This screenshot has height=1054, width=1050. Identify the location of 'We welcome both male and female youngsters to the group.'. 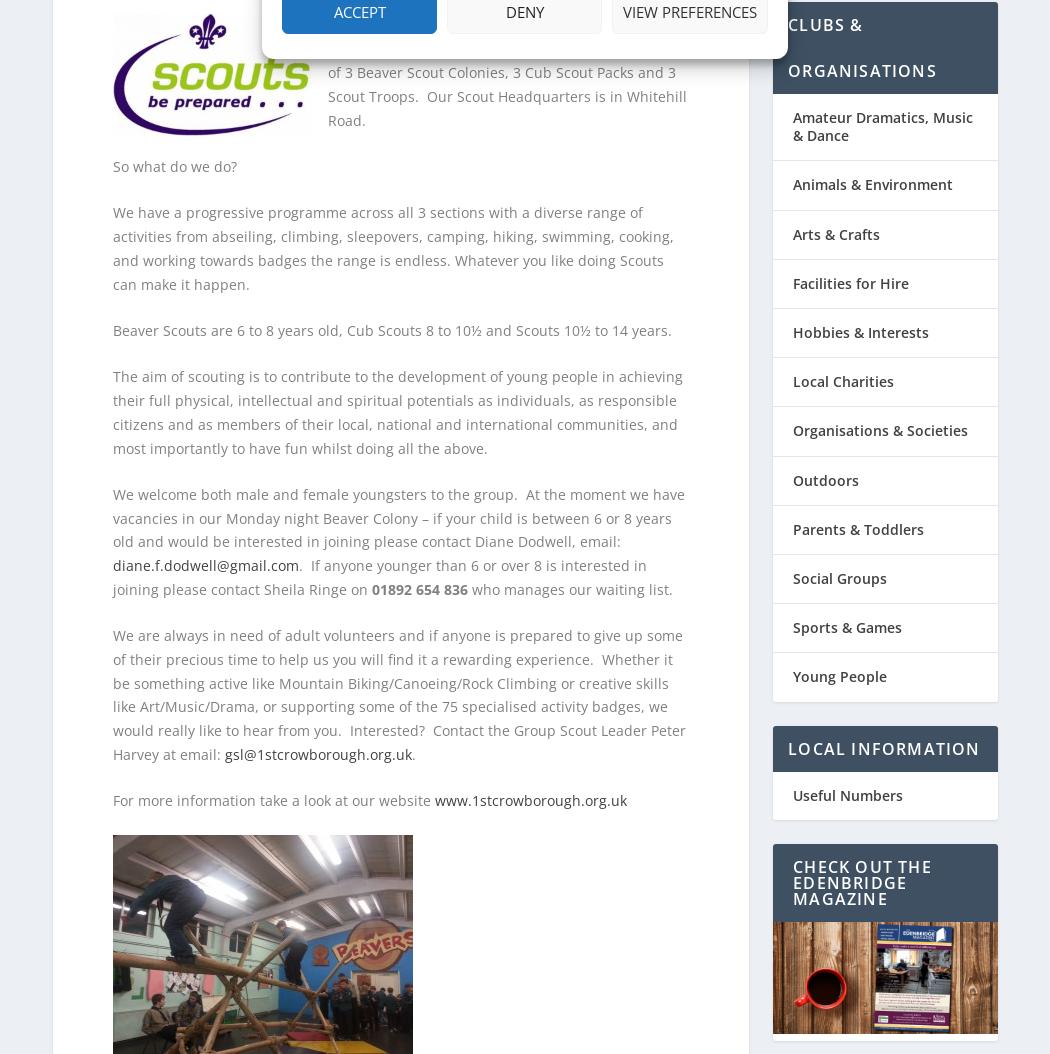
(314, 482).